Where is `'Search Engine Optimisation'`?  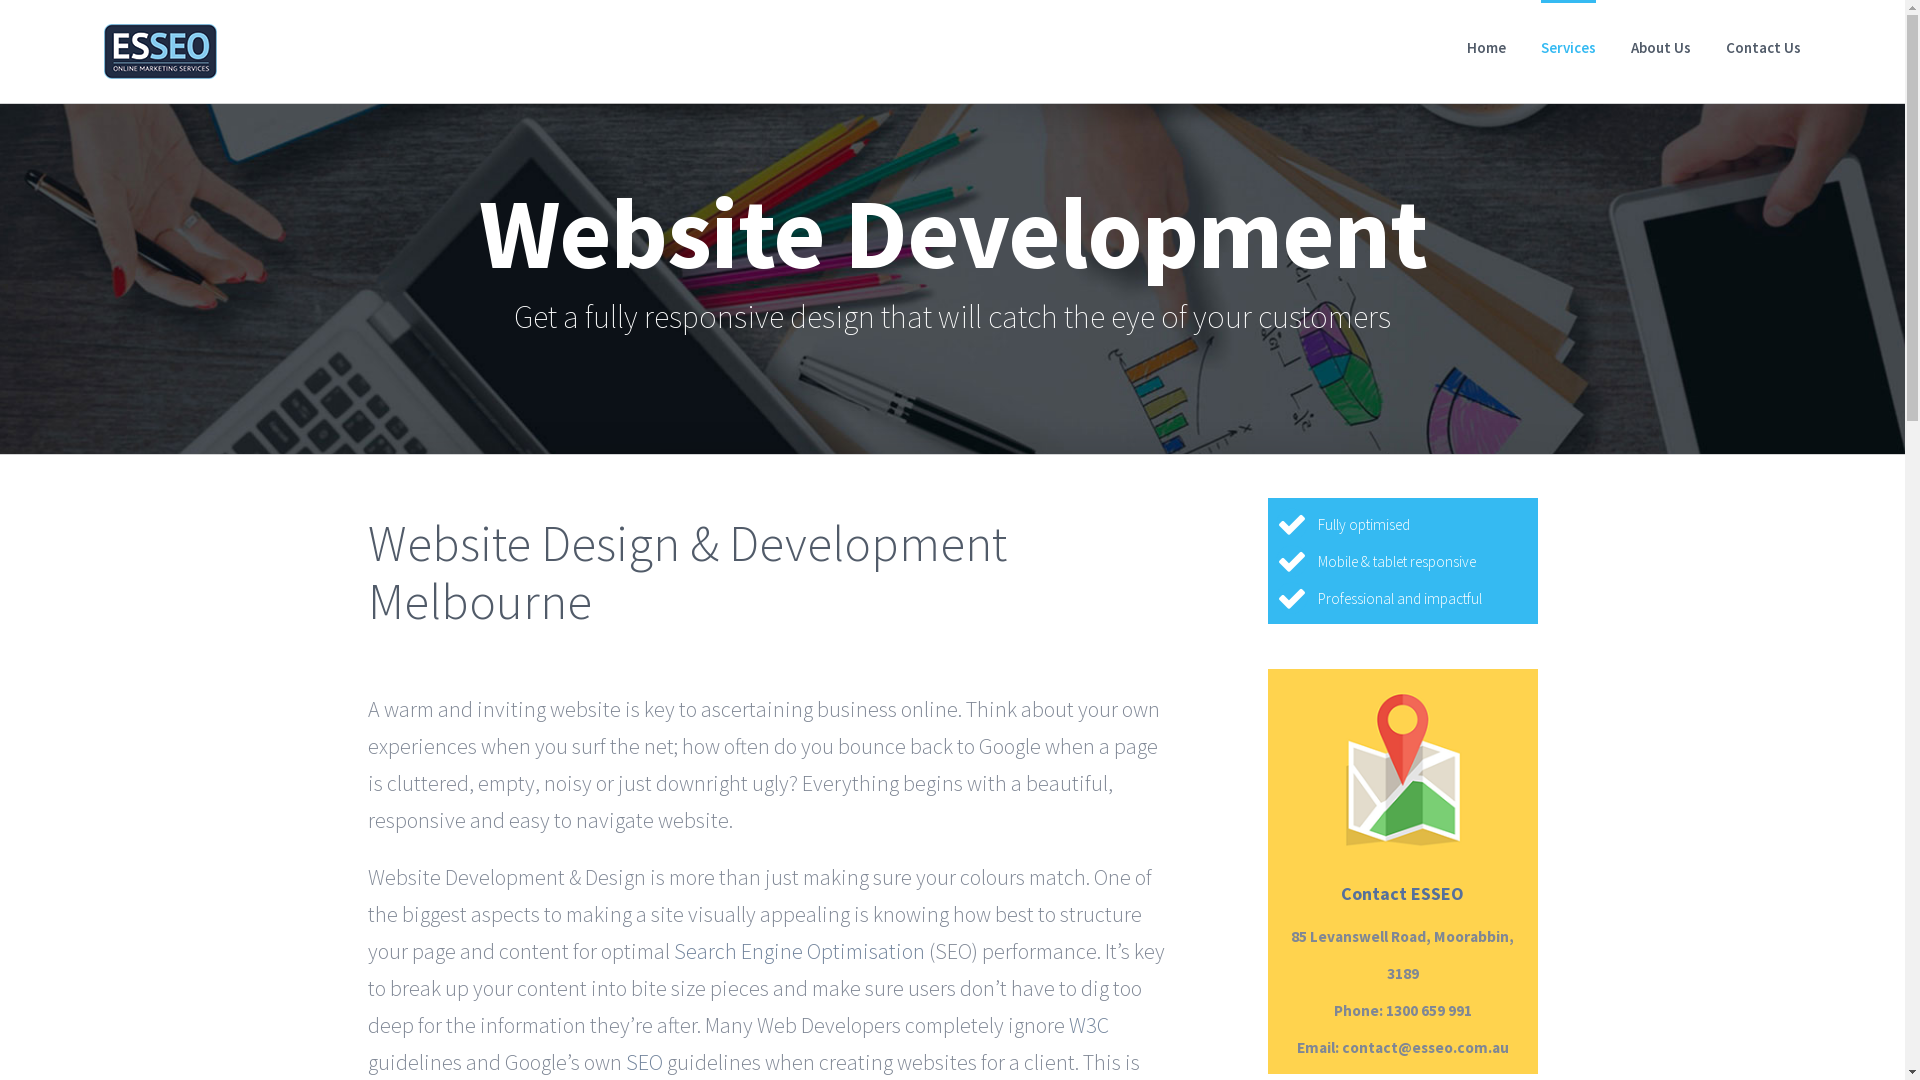 'Search Engine Optimisation' is located at coordinates (798, 948).